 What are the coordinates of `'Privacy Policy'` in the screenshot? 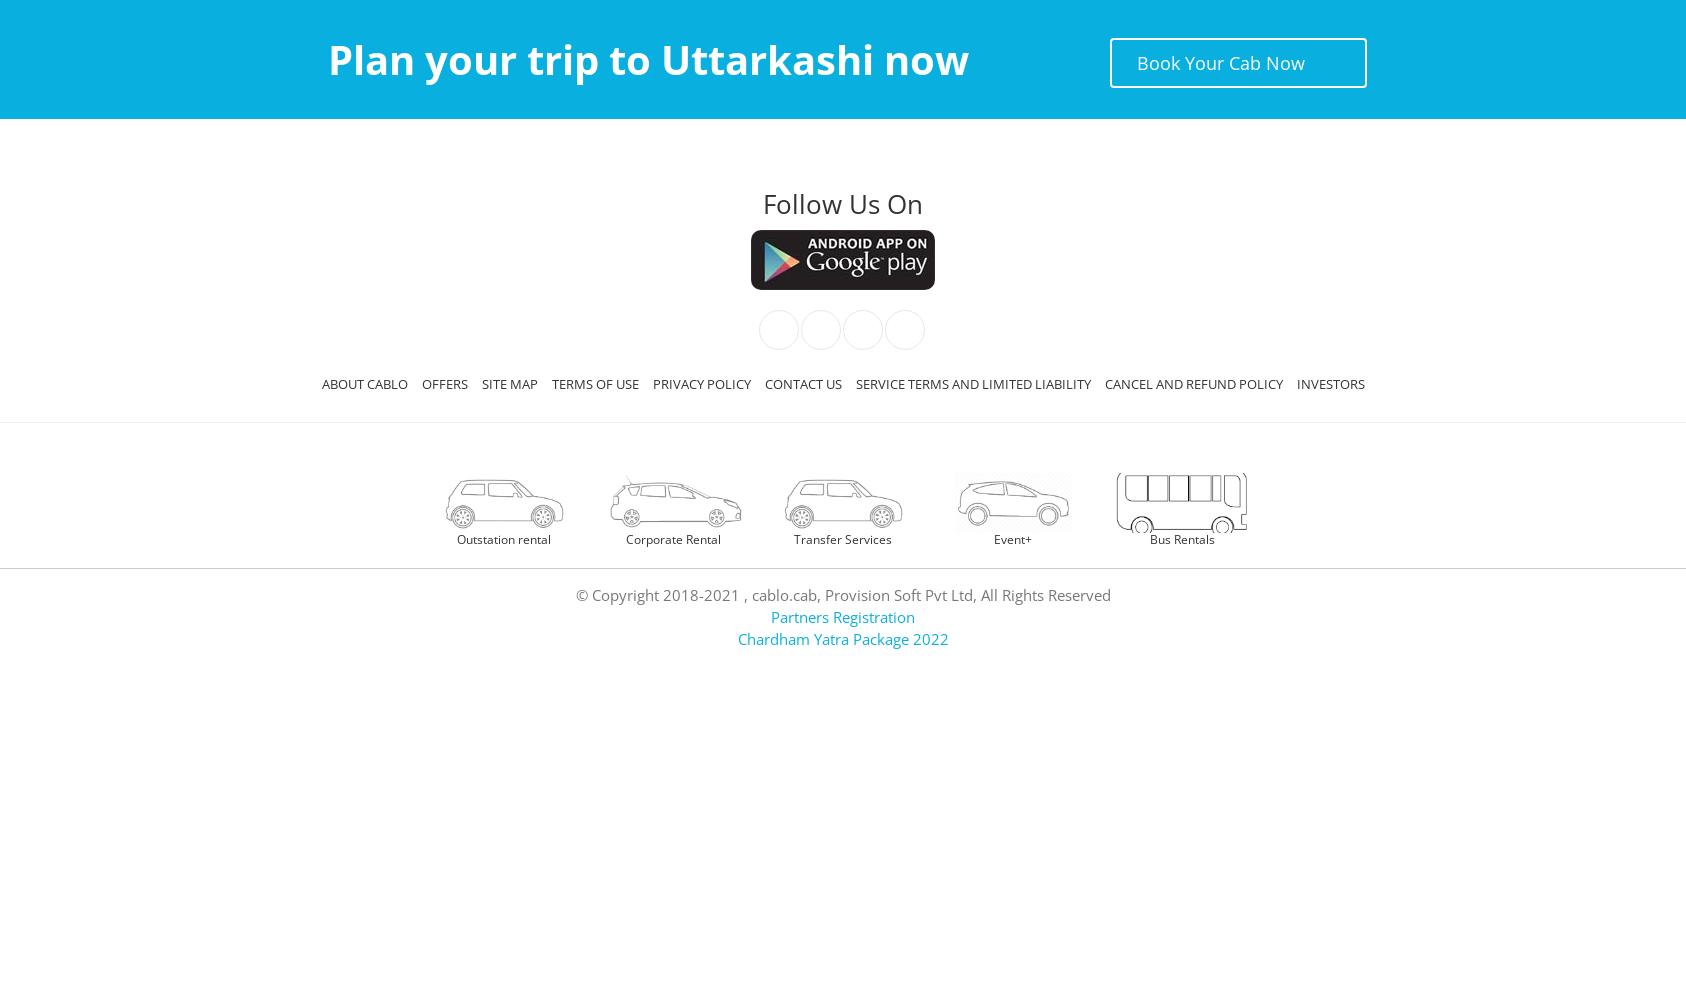 It's located at (700, 384).